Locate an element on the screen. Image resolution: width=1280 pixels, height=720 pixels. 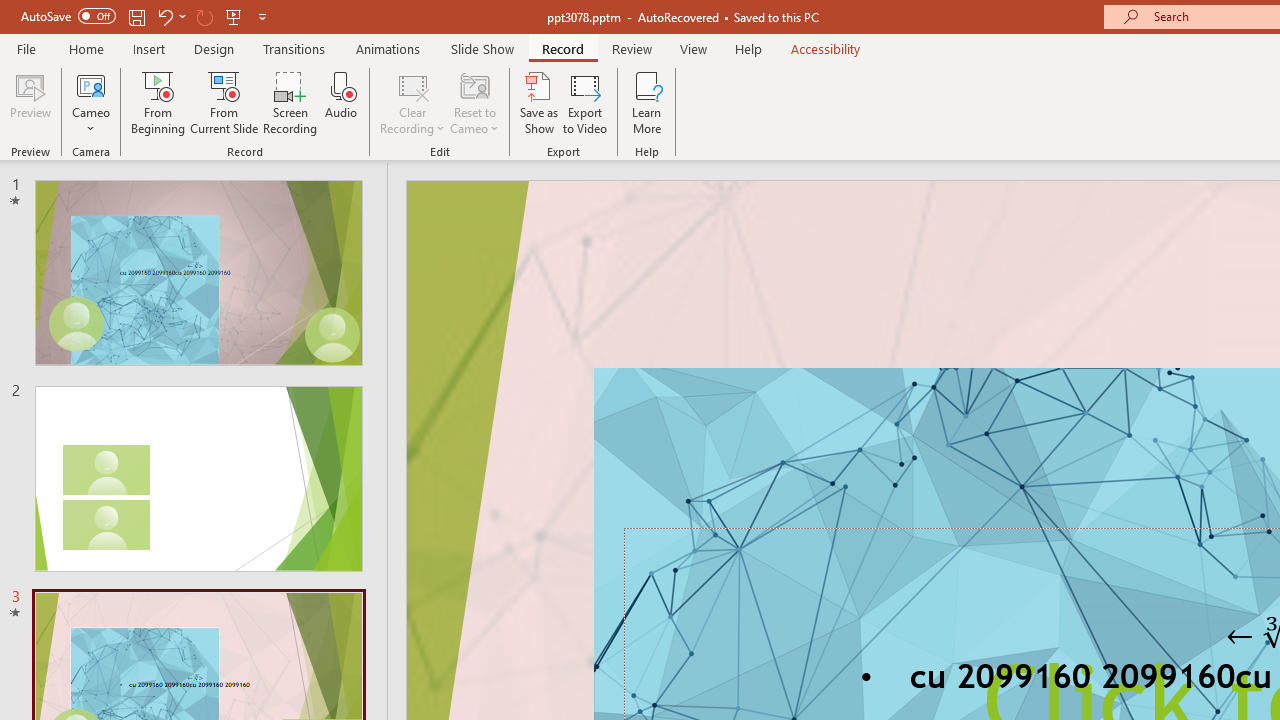
'Save as Show' is located at coordinates (539, 103).